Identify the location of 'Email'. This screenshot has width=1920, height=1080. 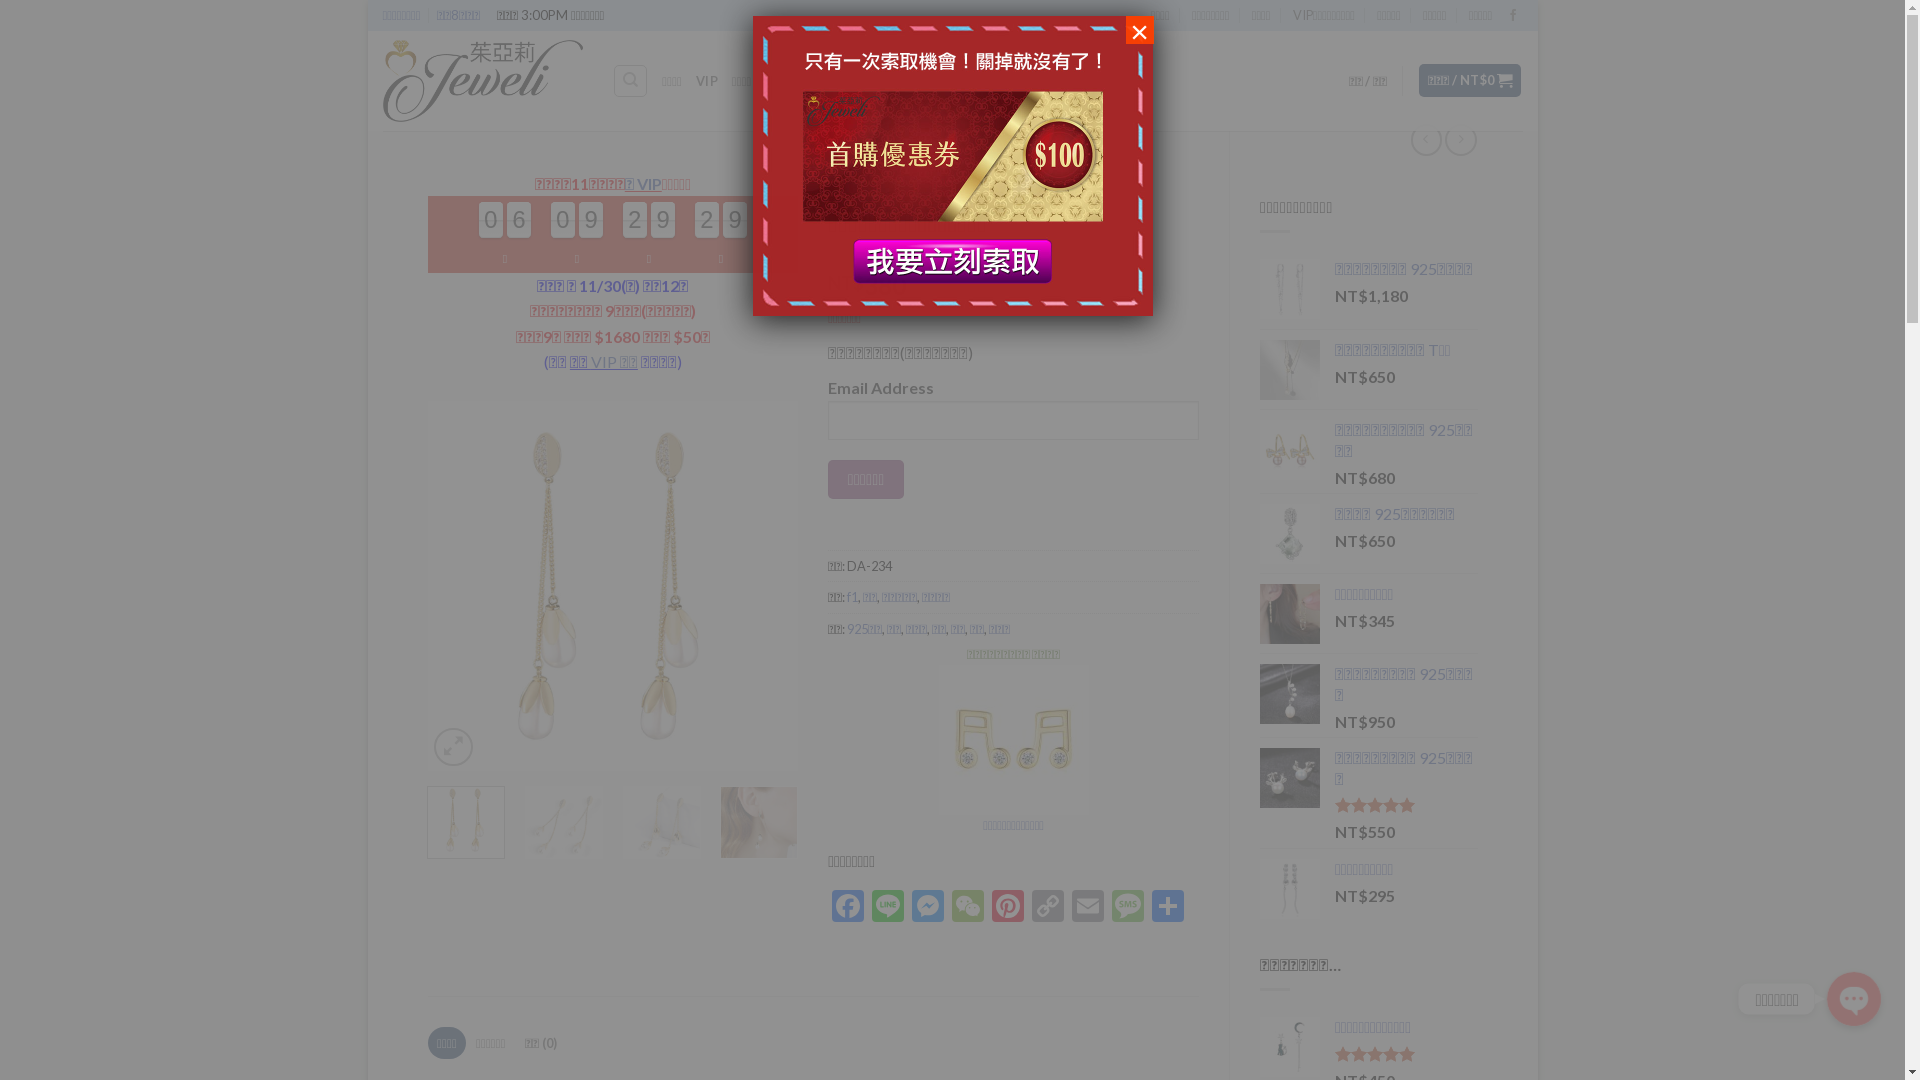
(1067, 907).